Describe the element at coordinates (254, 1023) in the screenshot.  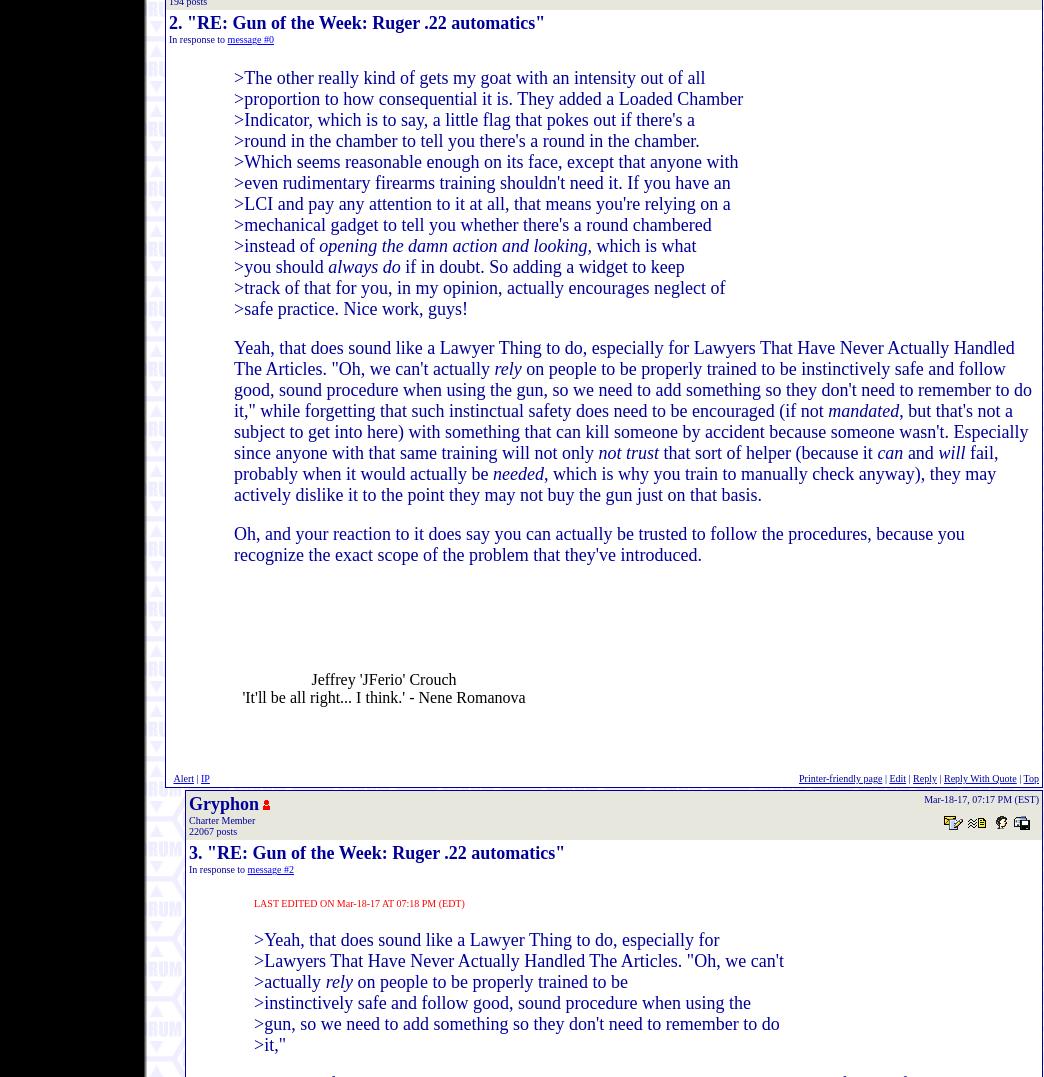
I see `'>gun, so we need to add something so they don't need to remember to do'` at that location.